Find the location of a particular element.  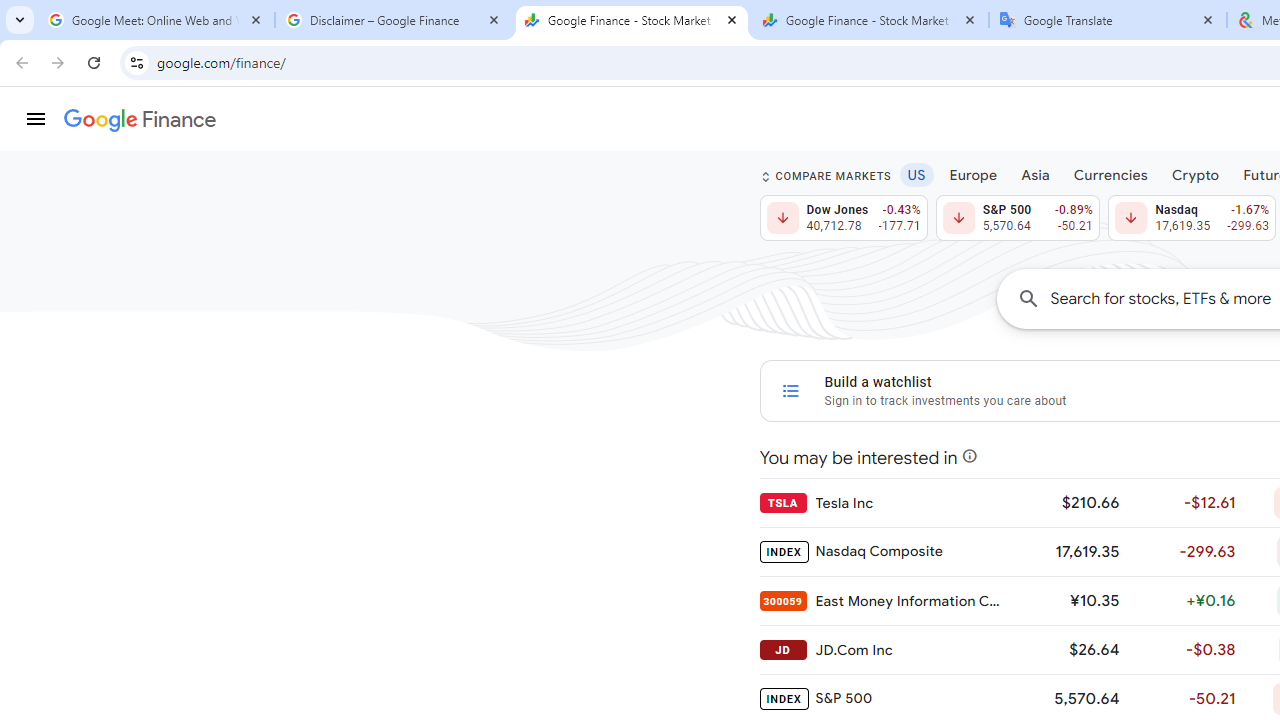

'Currencies' is located at coordinates (1109, 173).